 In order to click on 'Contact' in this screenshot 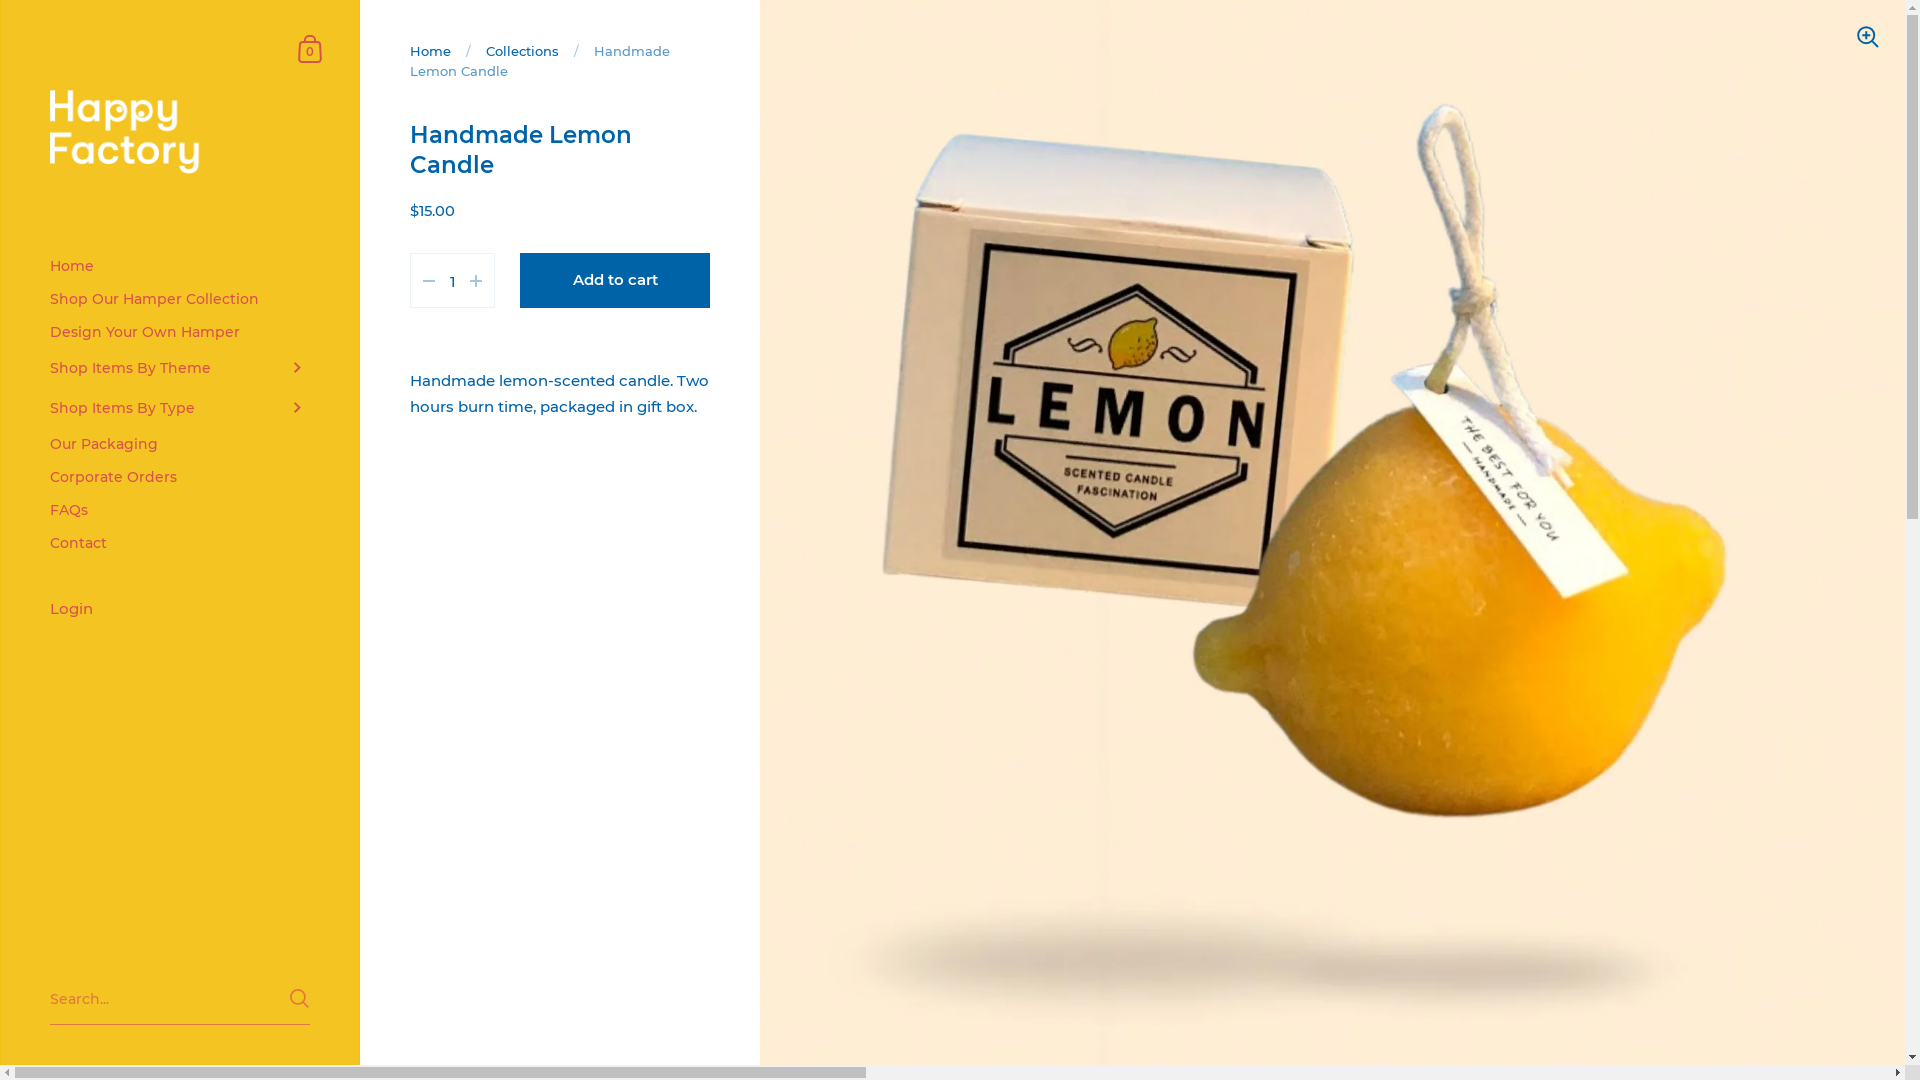, I will do `click(179, 543)`.